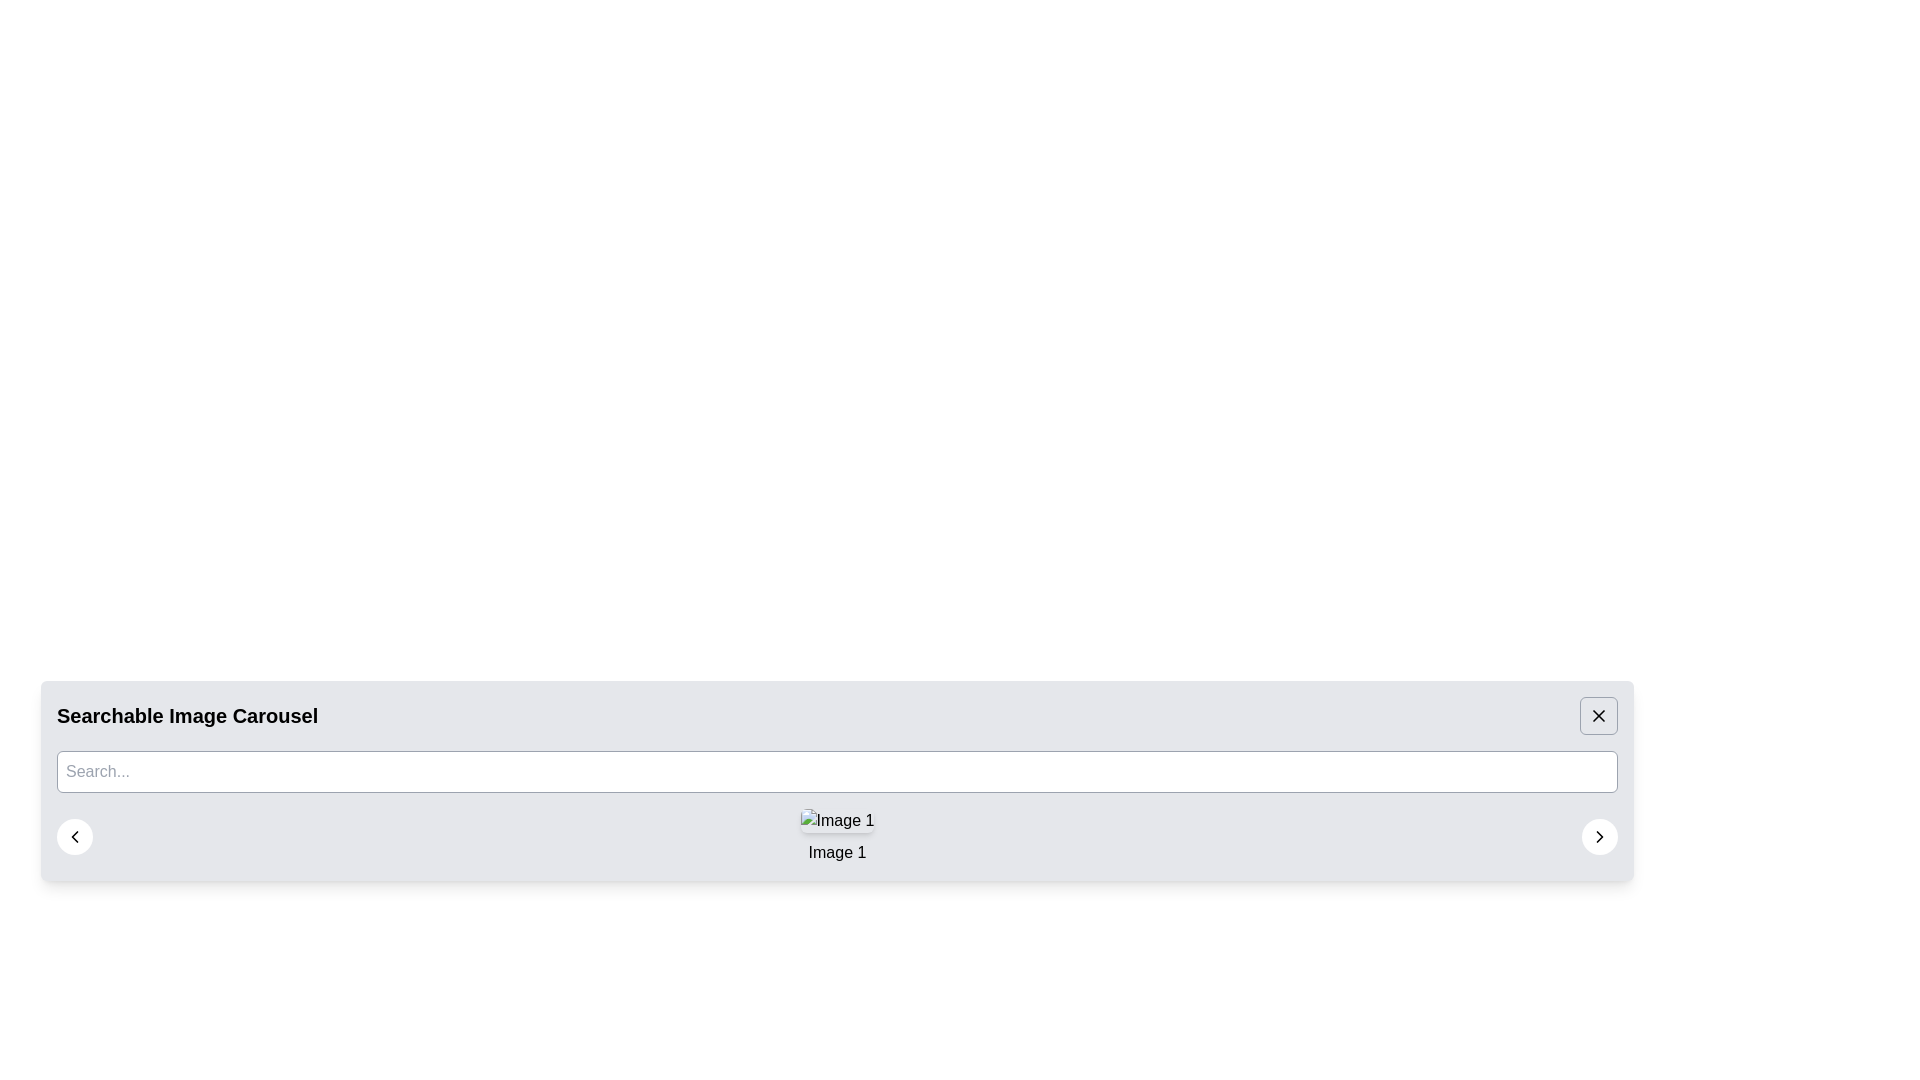 This screenshot has width=1920, height=1080. I want to click on the circular button with a white background and a thin black chevron arrow pointing right, located at the bottom right of the interface, so click(1598, 837).